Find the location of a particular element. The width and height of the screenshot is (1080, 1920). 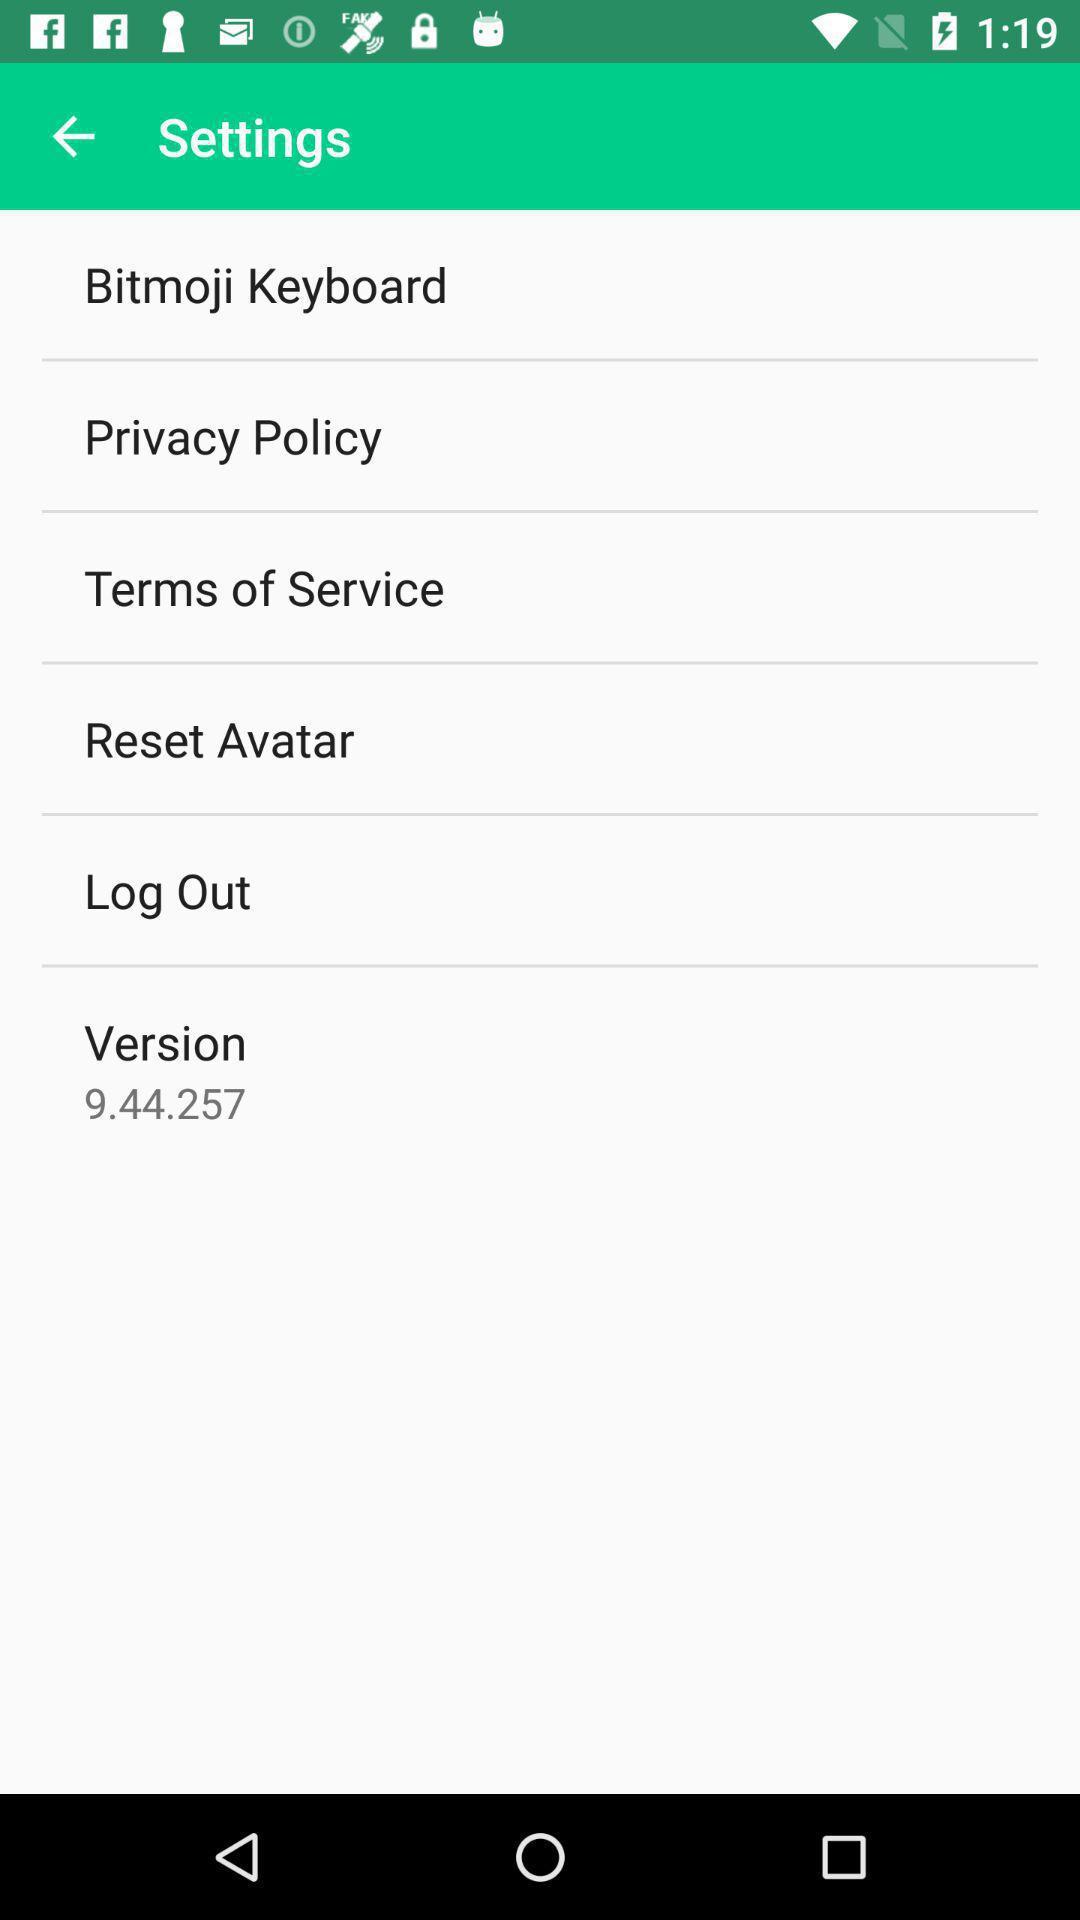

icon below reset avatar item is located at coordinates (166, 889).